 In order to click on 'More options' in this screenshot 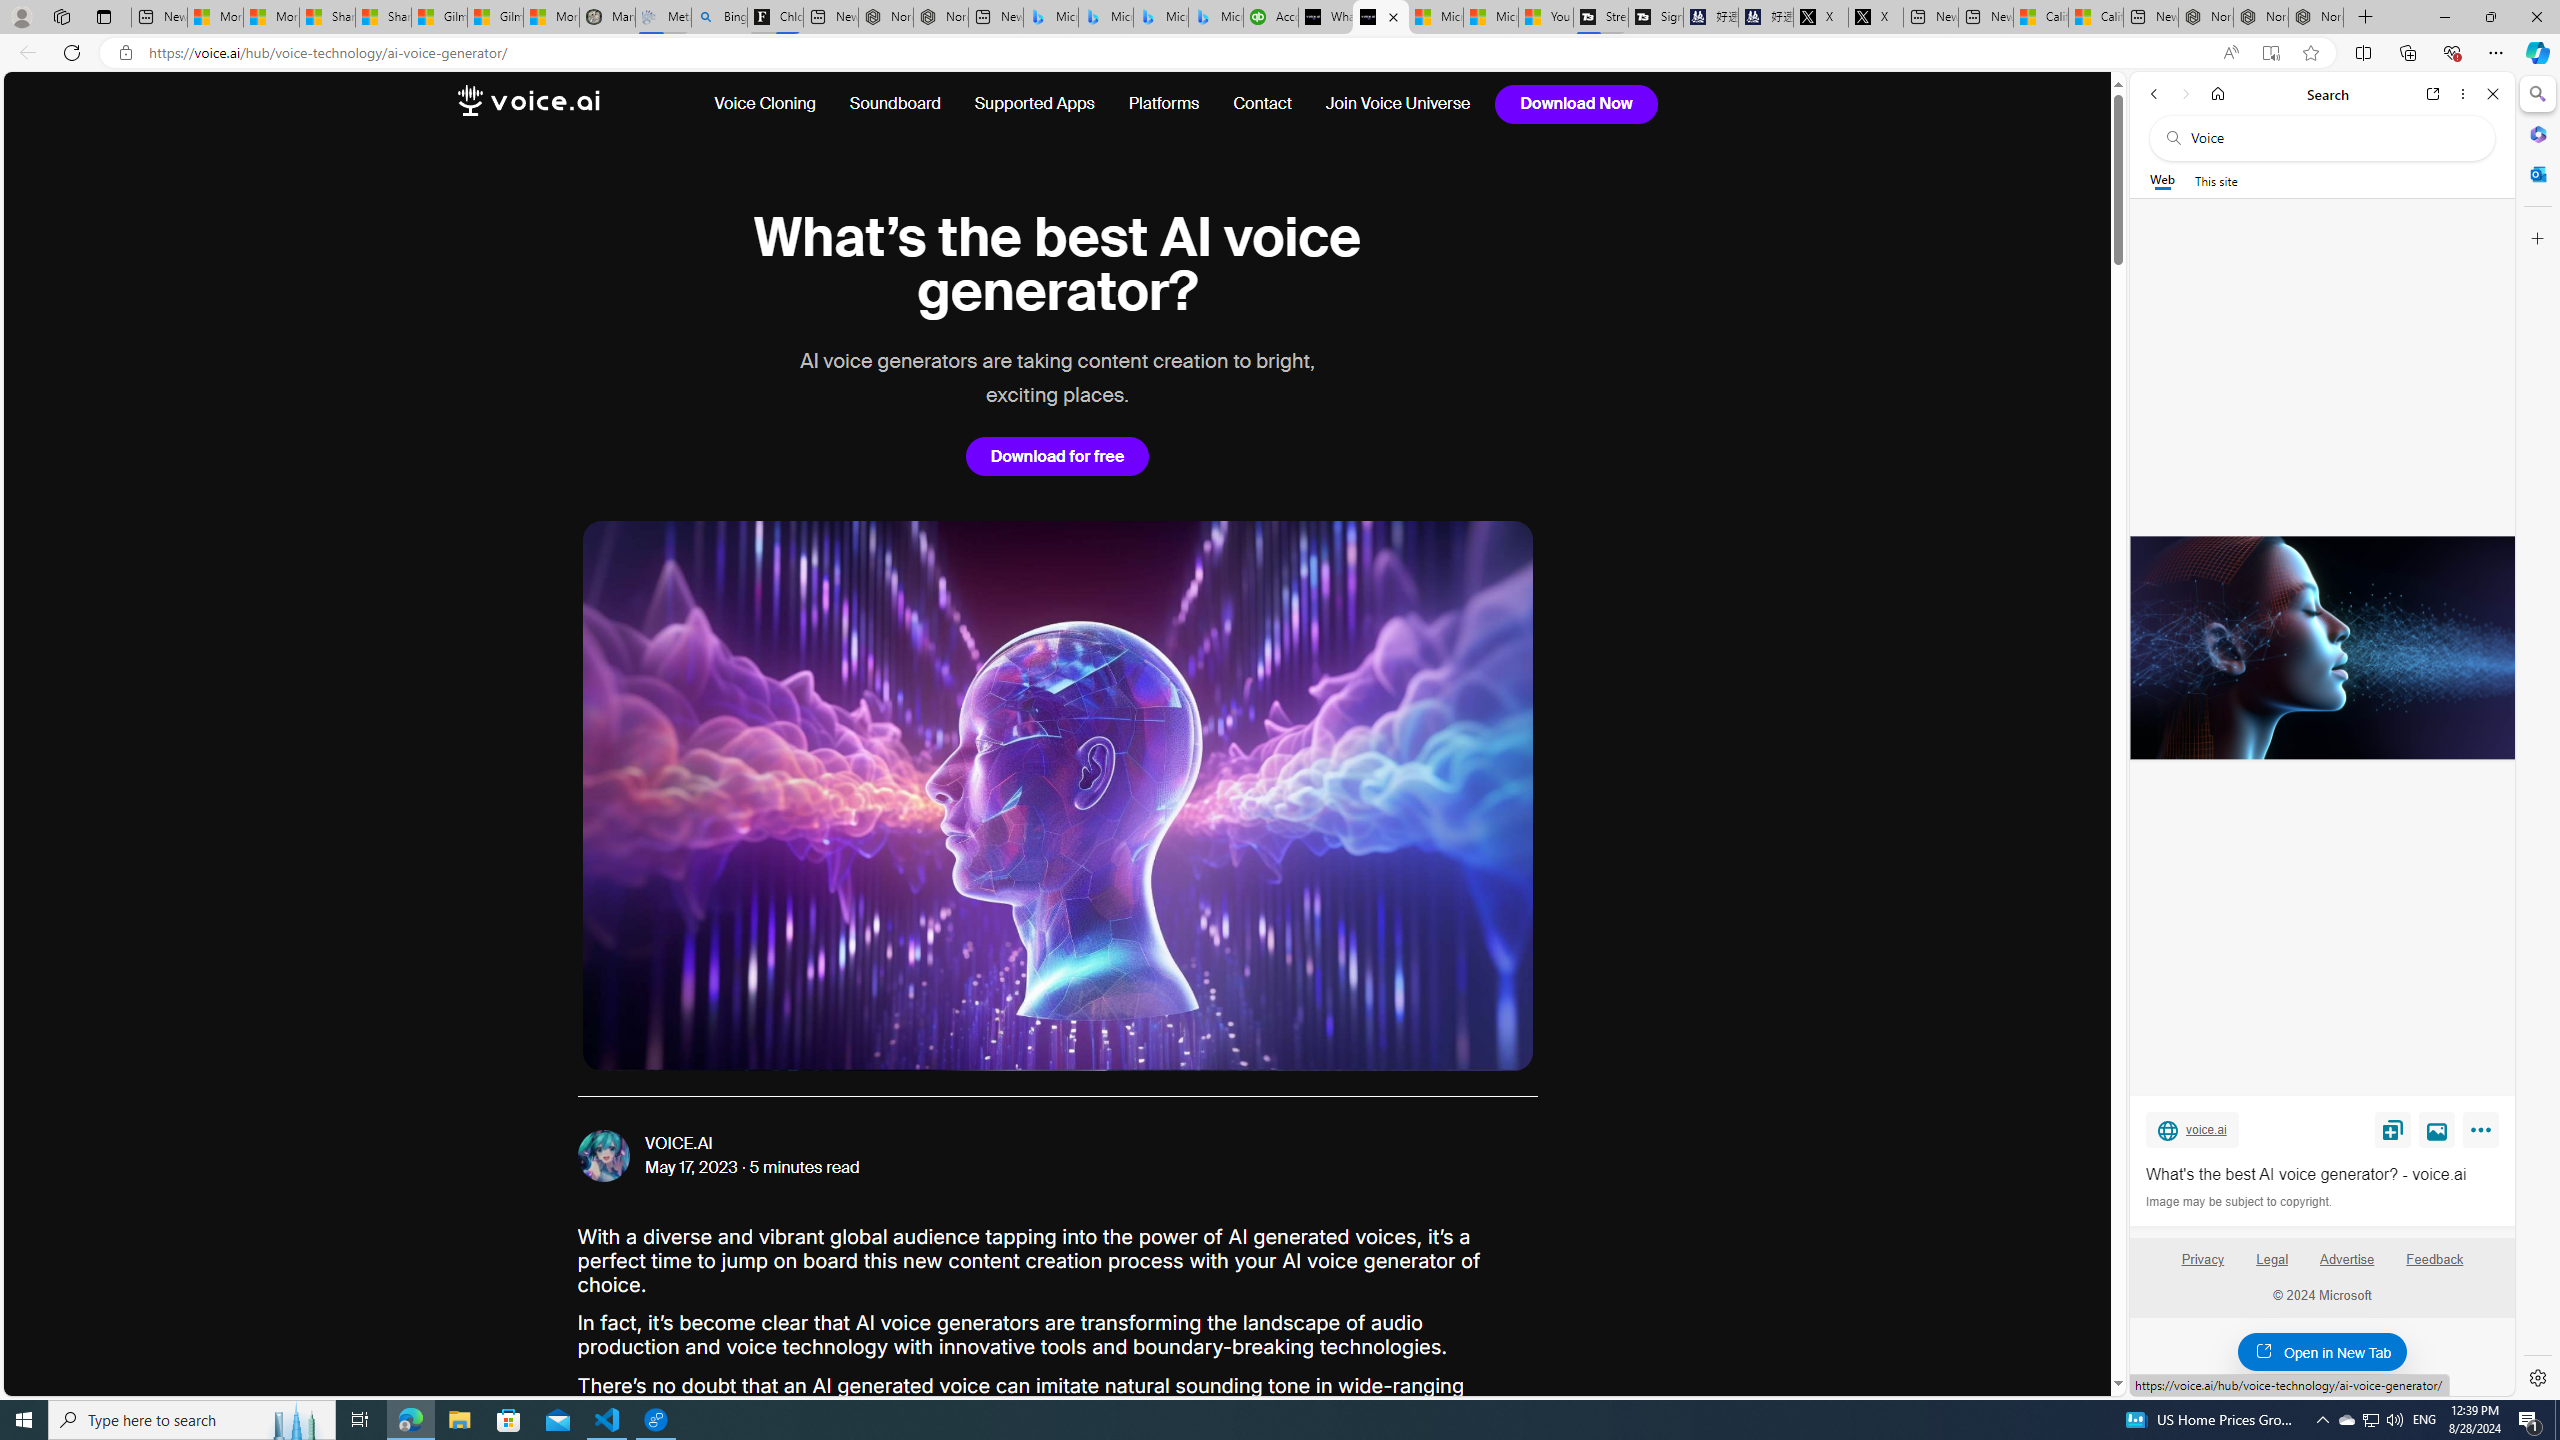, I will do `click(2463, 93)`.